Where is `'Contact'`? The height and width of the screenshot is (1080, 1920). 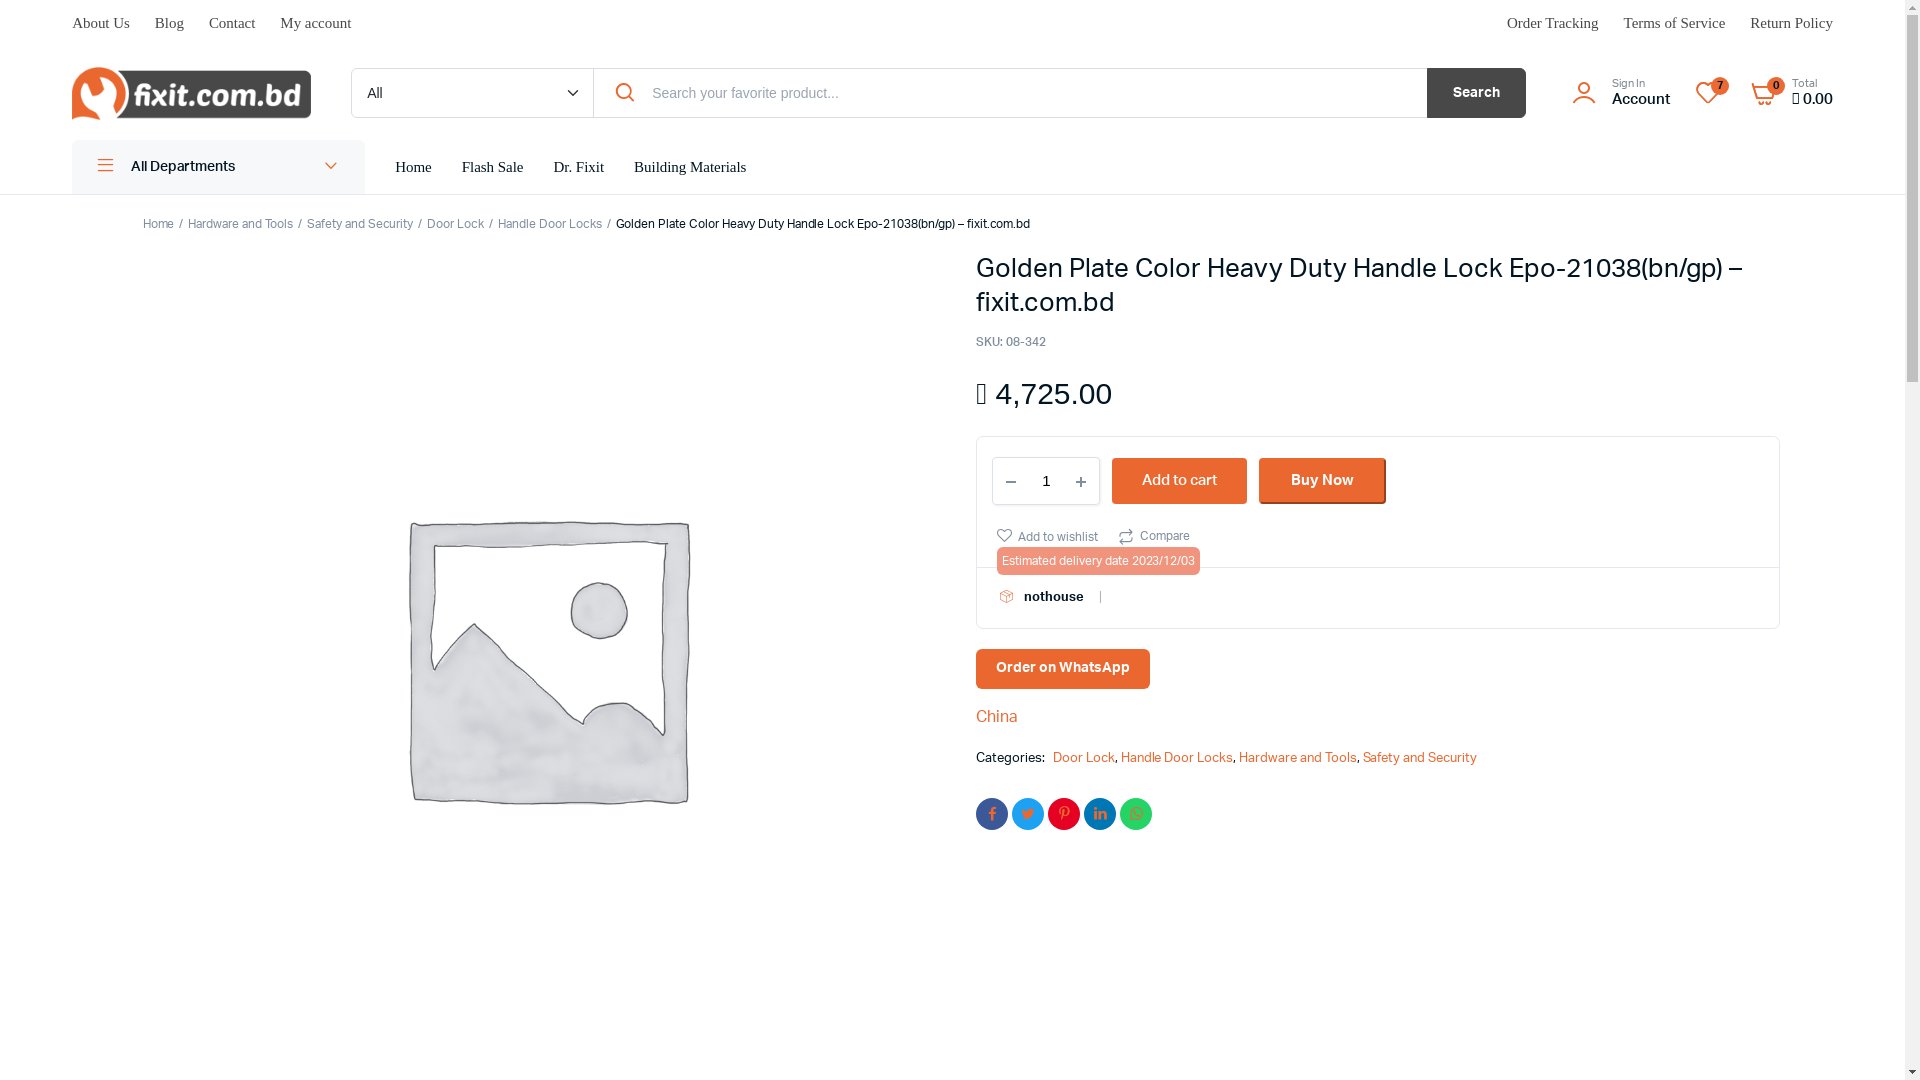
'Contact' is located at coordinates (209, 23).